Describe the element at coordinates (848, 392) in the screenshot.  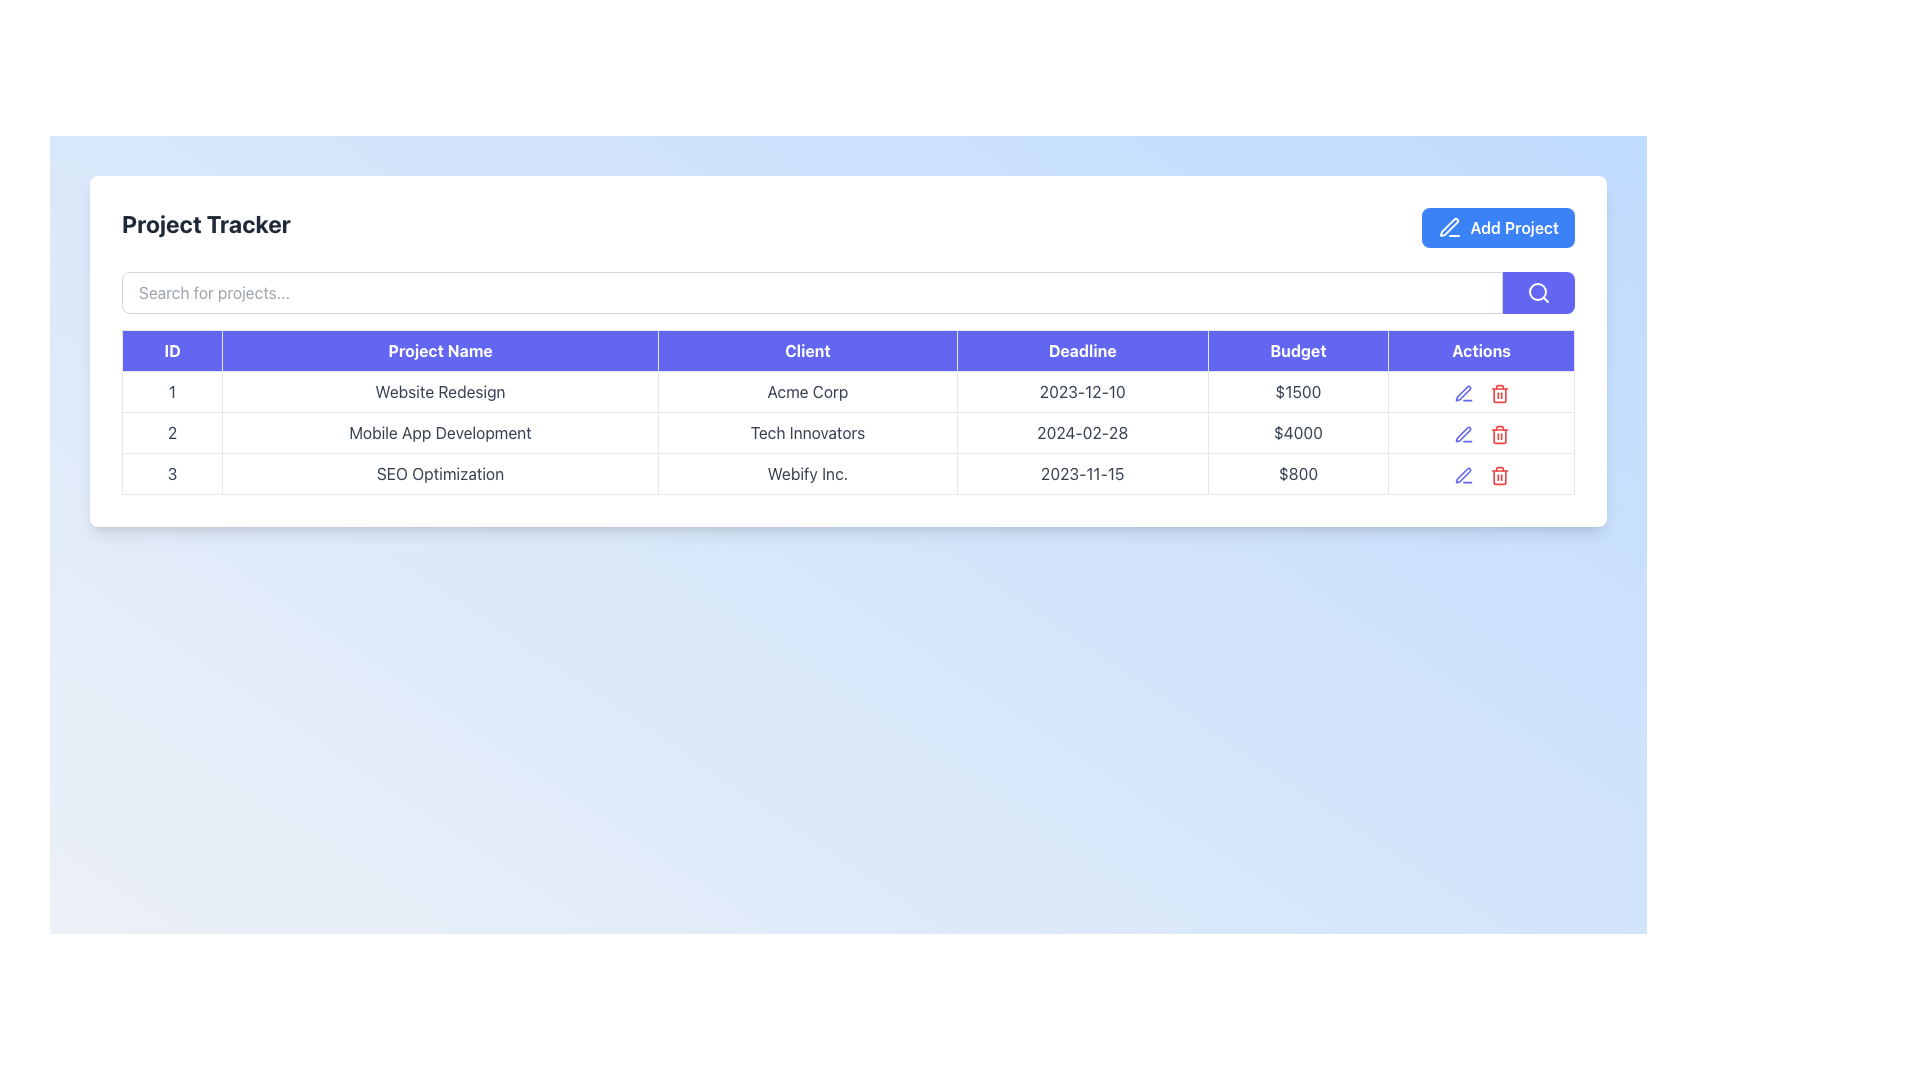
I see `the values in the first row of the project tracker table` at that location.